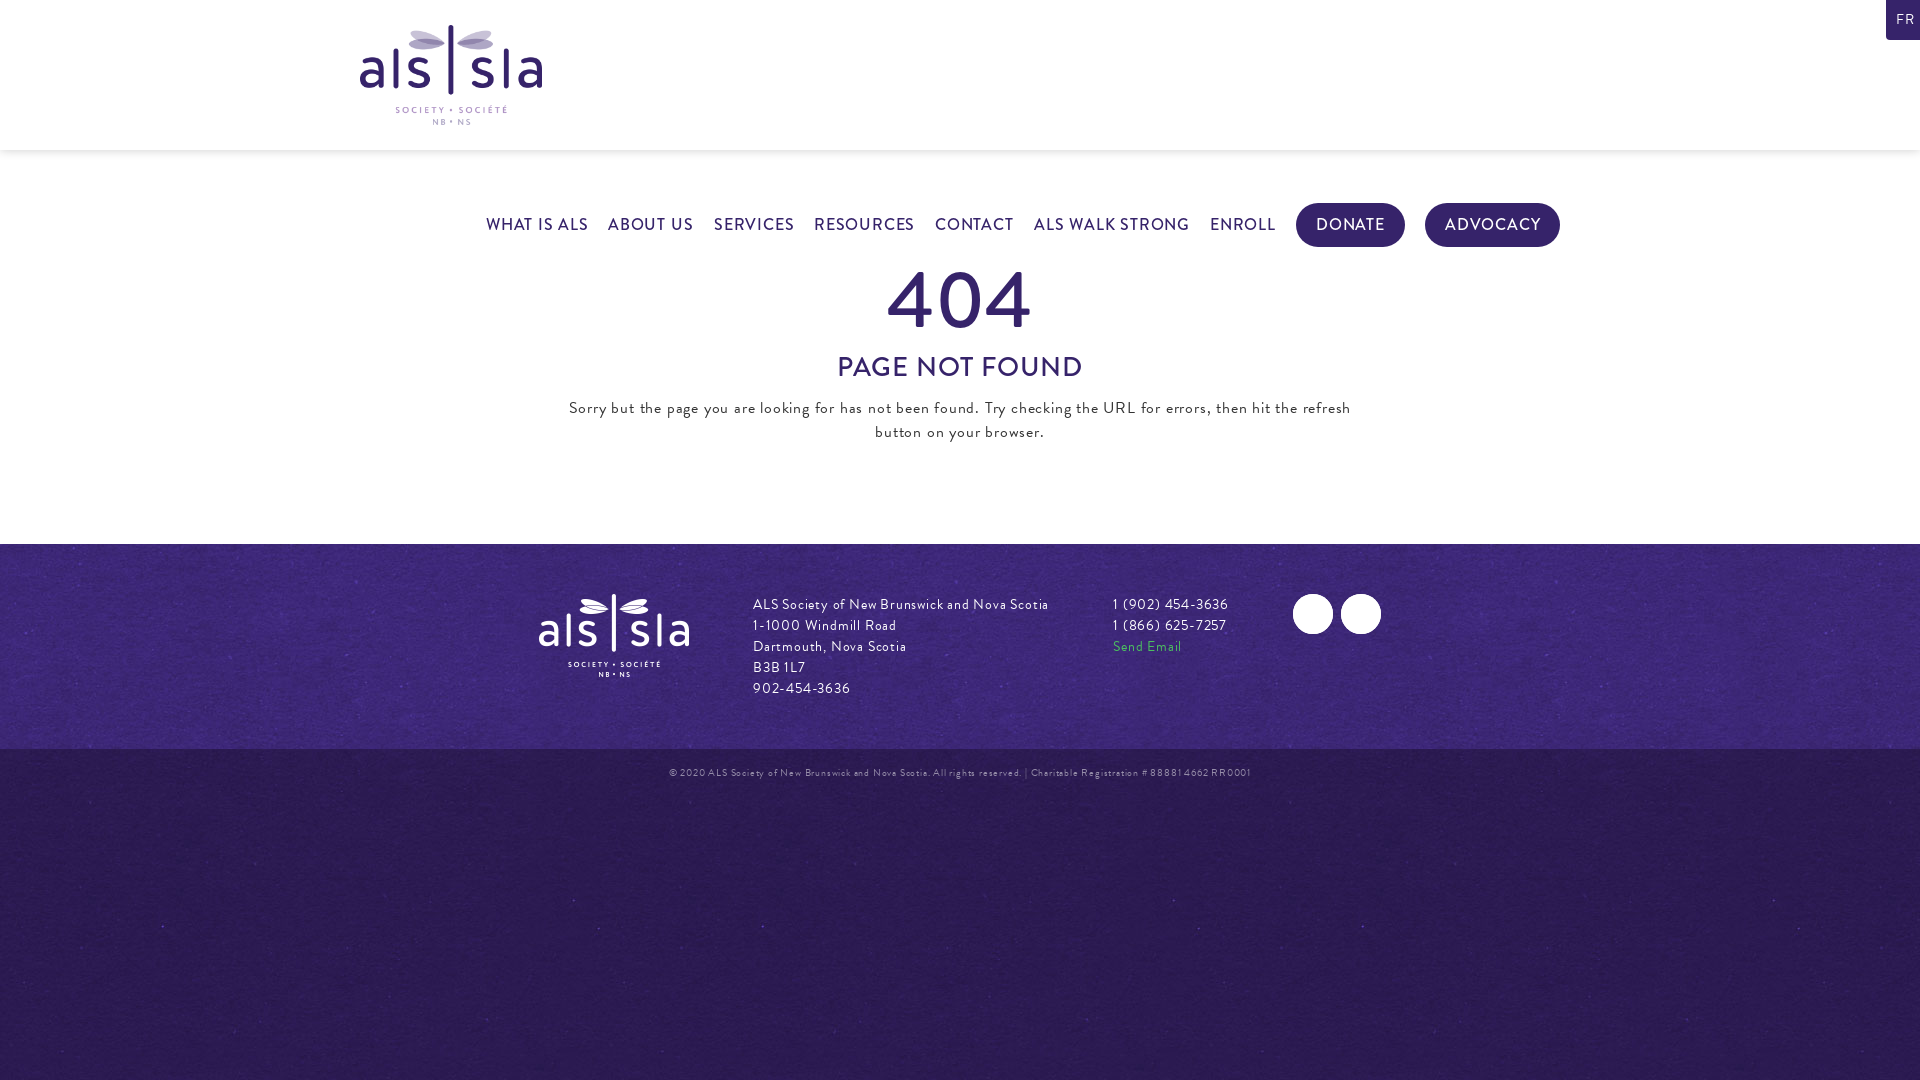 Image resolution: width=1920 pixels, height=1080 pixels. What do you see at coordinates (537, 224) in the screenshot?
I see `'WHAT IS ALS'` at bounding box center [537, 224].